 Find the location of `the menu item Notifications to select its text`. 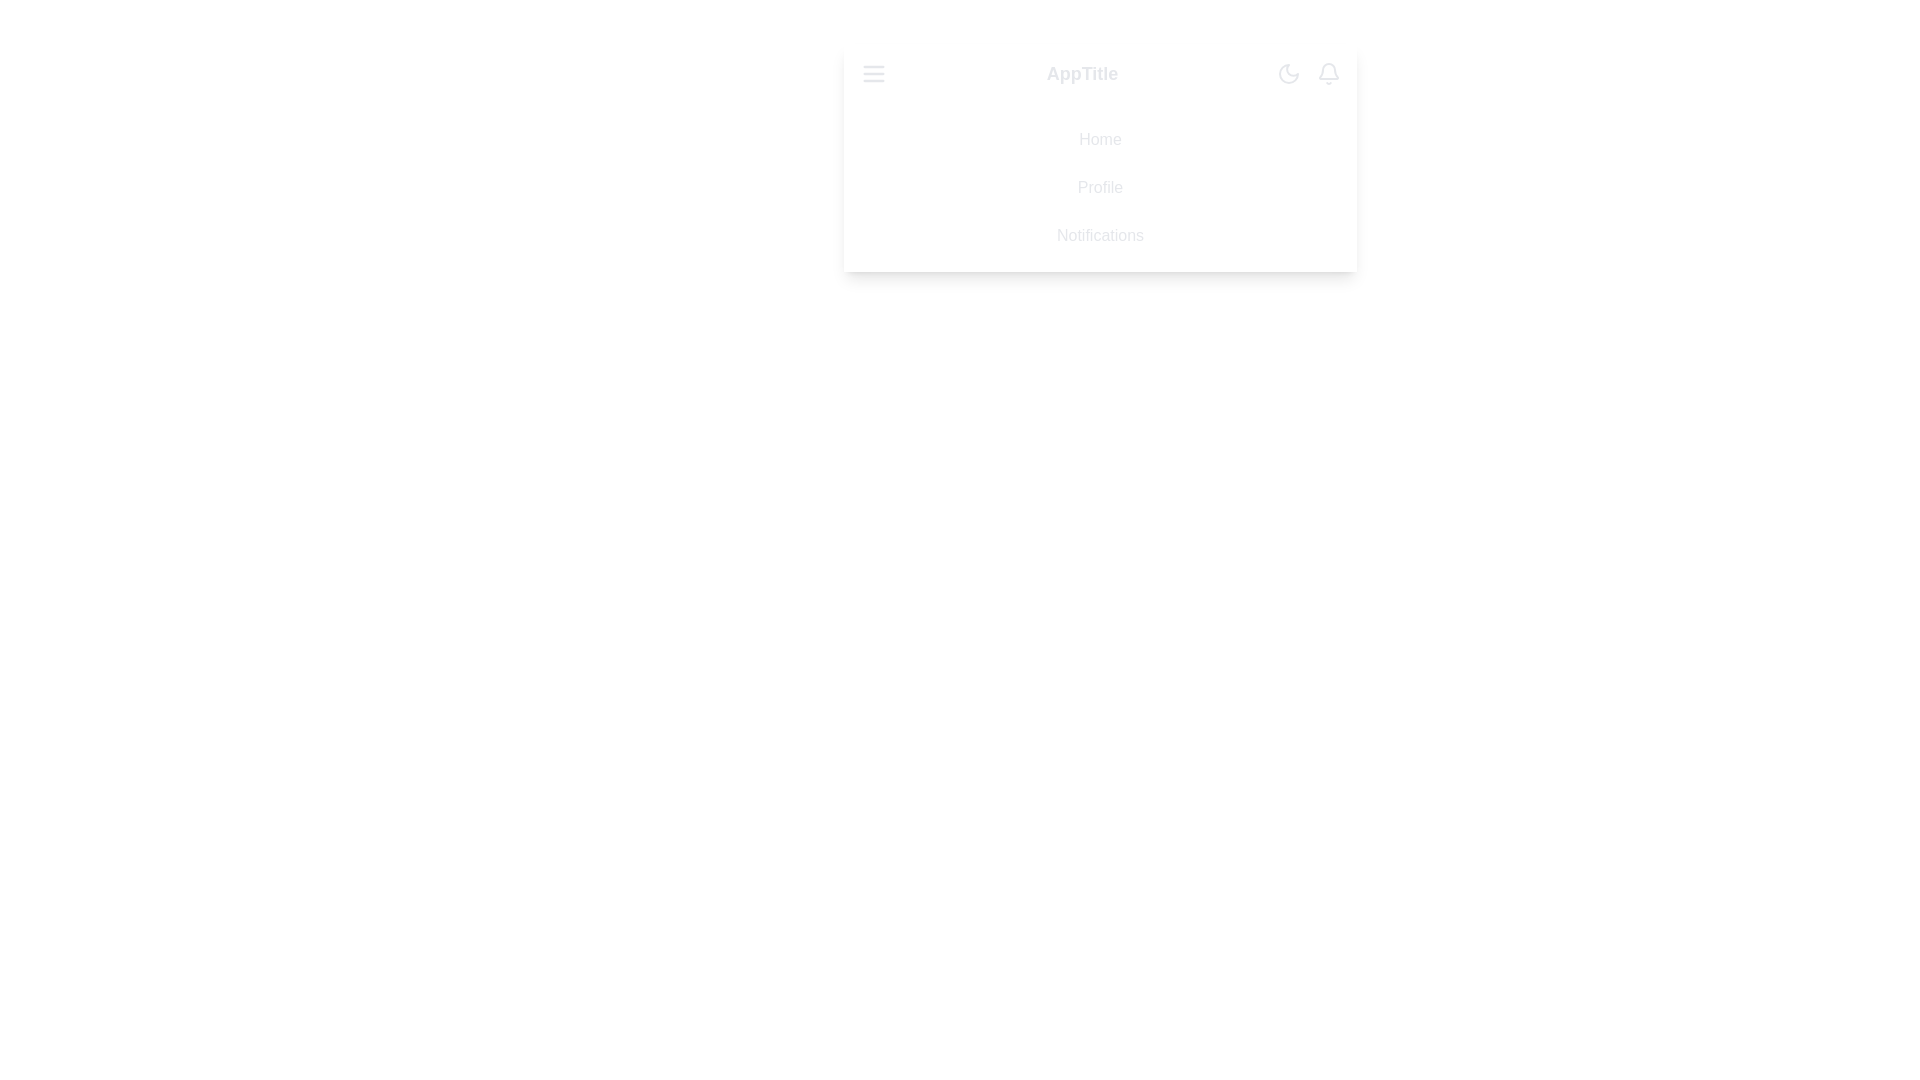

the menu item Notifications to select its text is located at coordinates (1099, 234).